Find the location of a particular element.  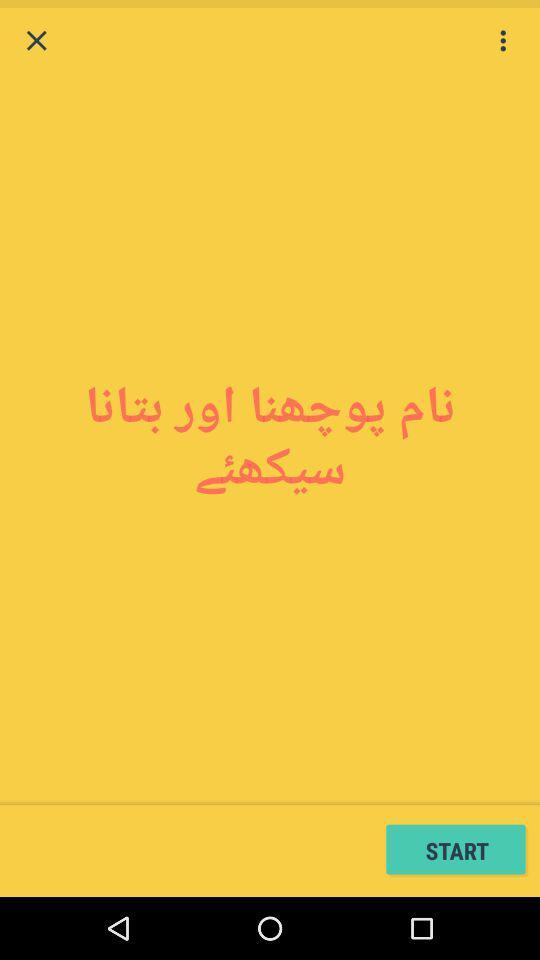

the close icon is located at coordinates (36, 42).